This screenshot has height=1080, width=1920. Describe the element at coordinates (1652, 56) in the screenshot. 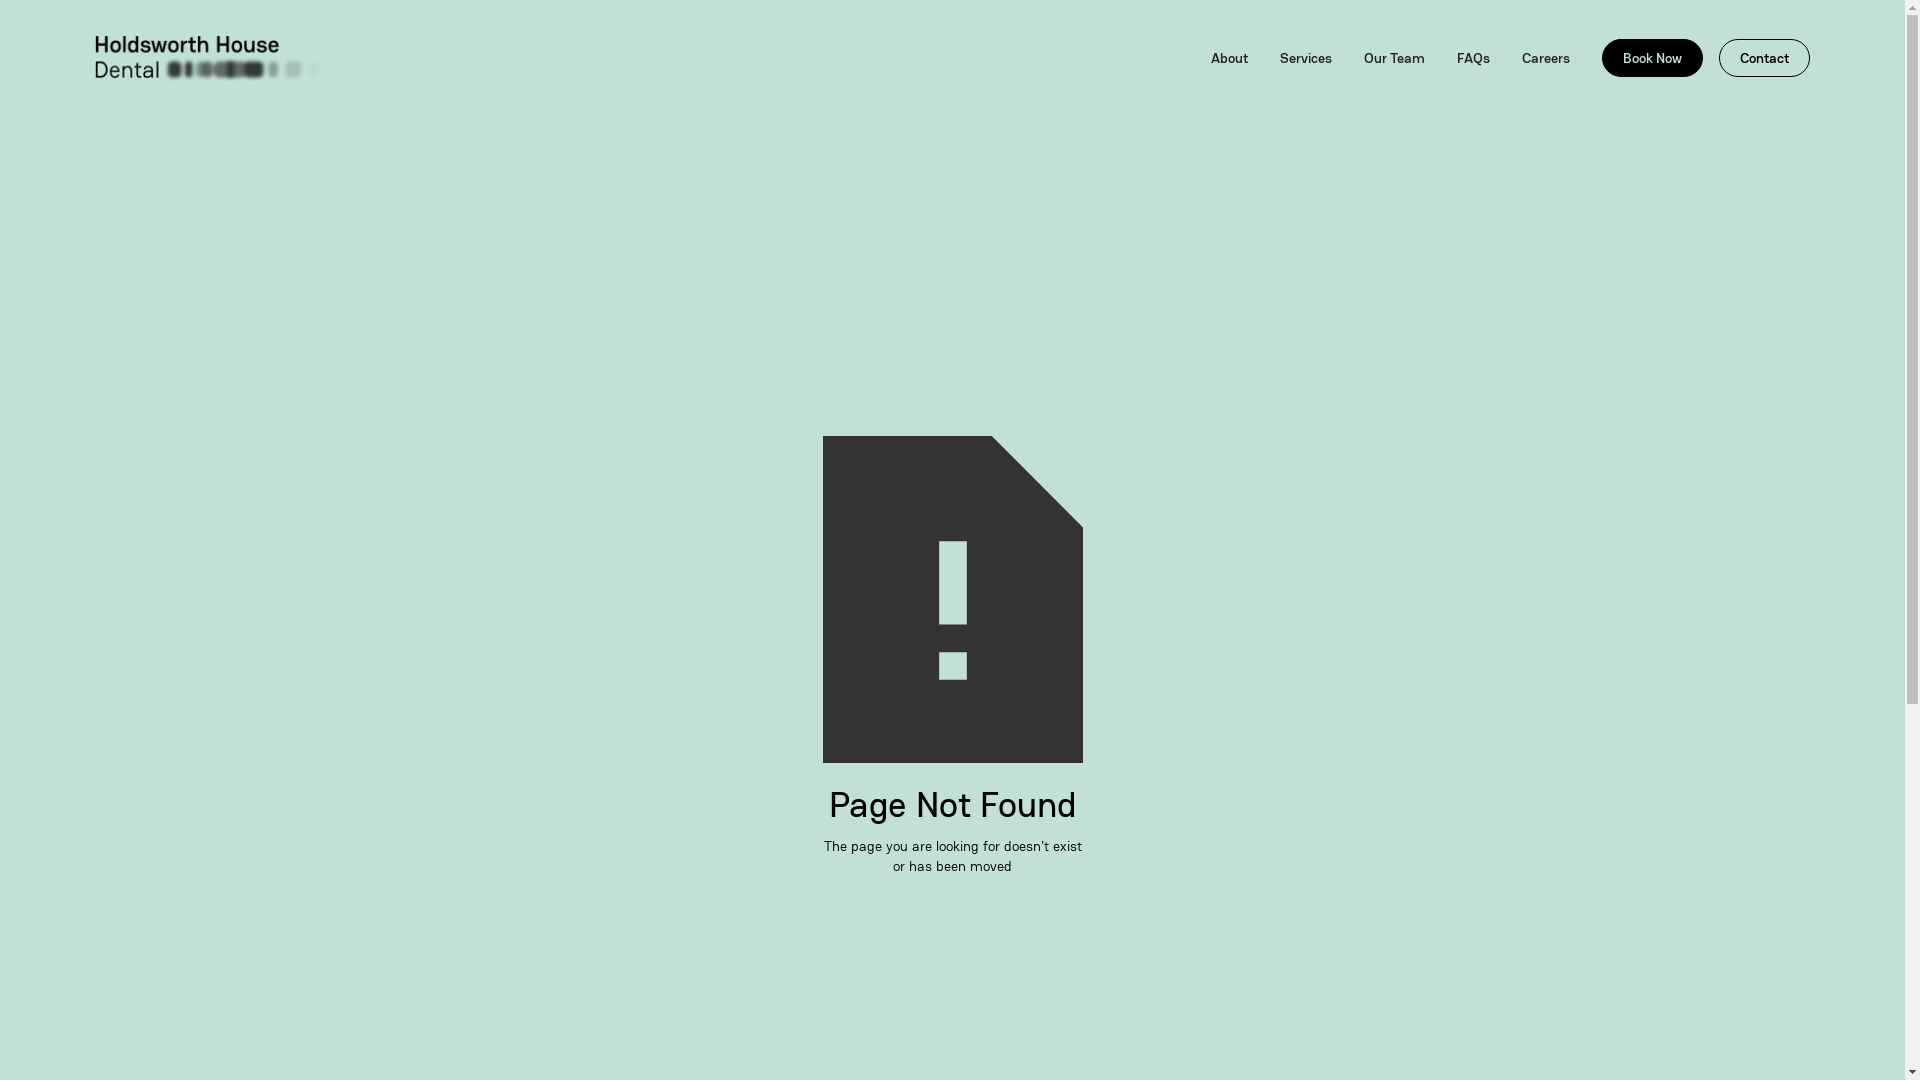

I see `'Book Now'` at that location.